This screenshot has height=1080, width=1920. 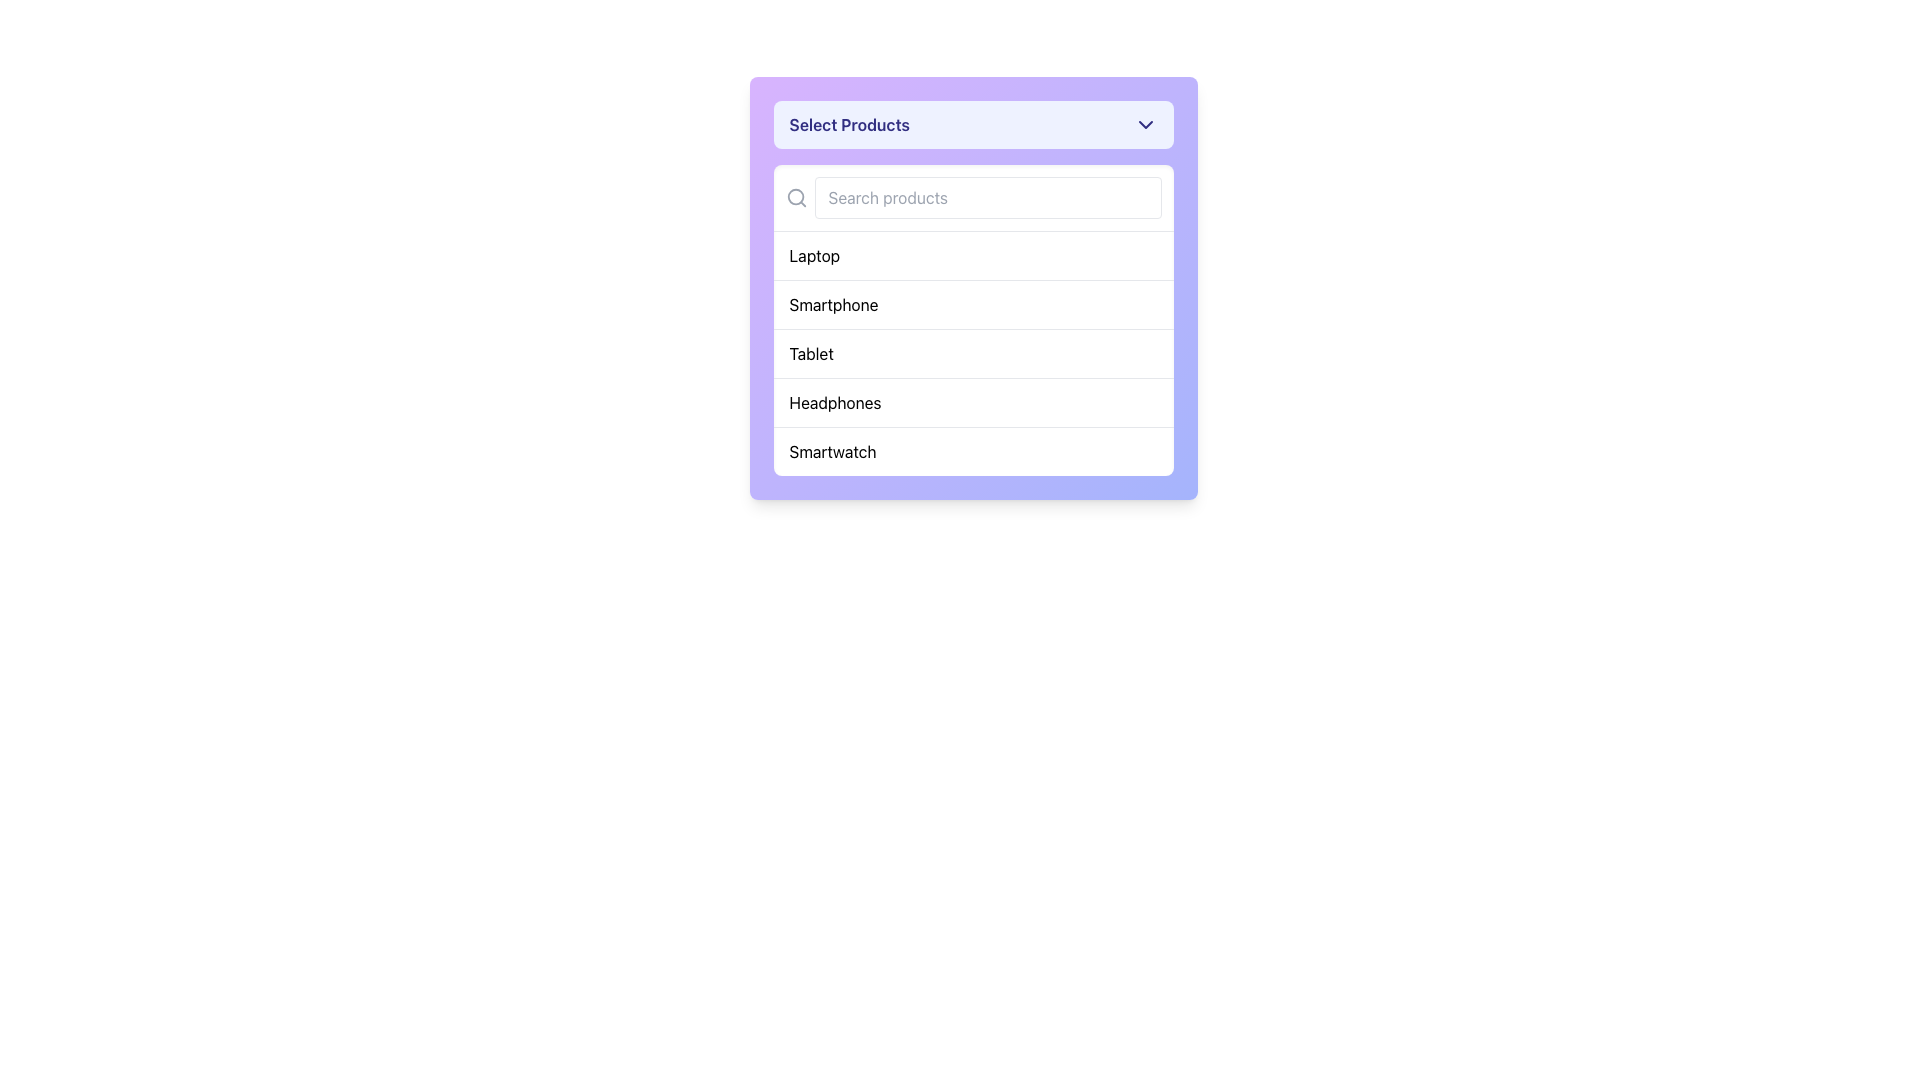 I want to click on the Dropdown button located in the upper section of a panel with a purple gradient background to indicate interactivity, so click(x=973, y=124).